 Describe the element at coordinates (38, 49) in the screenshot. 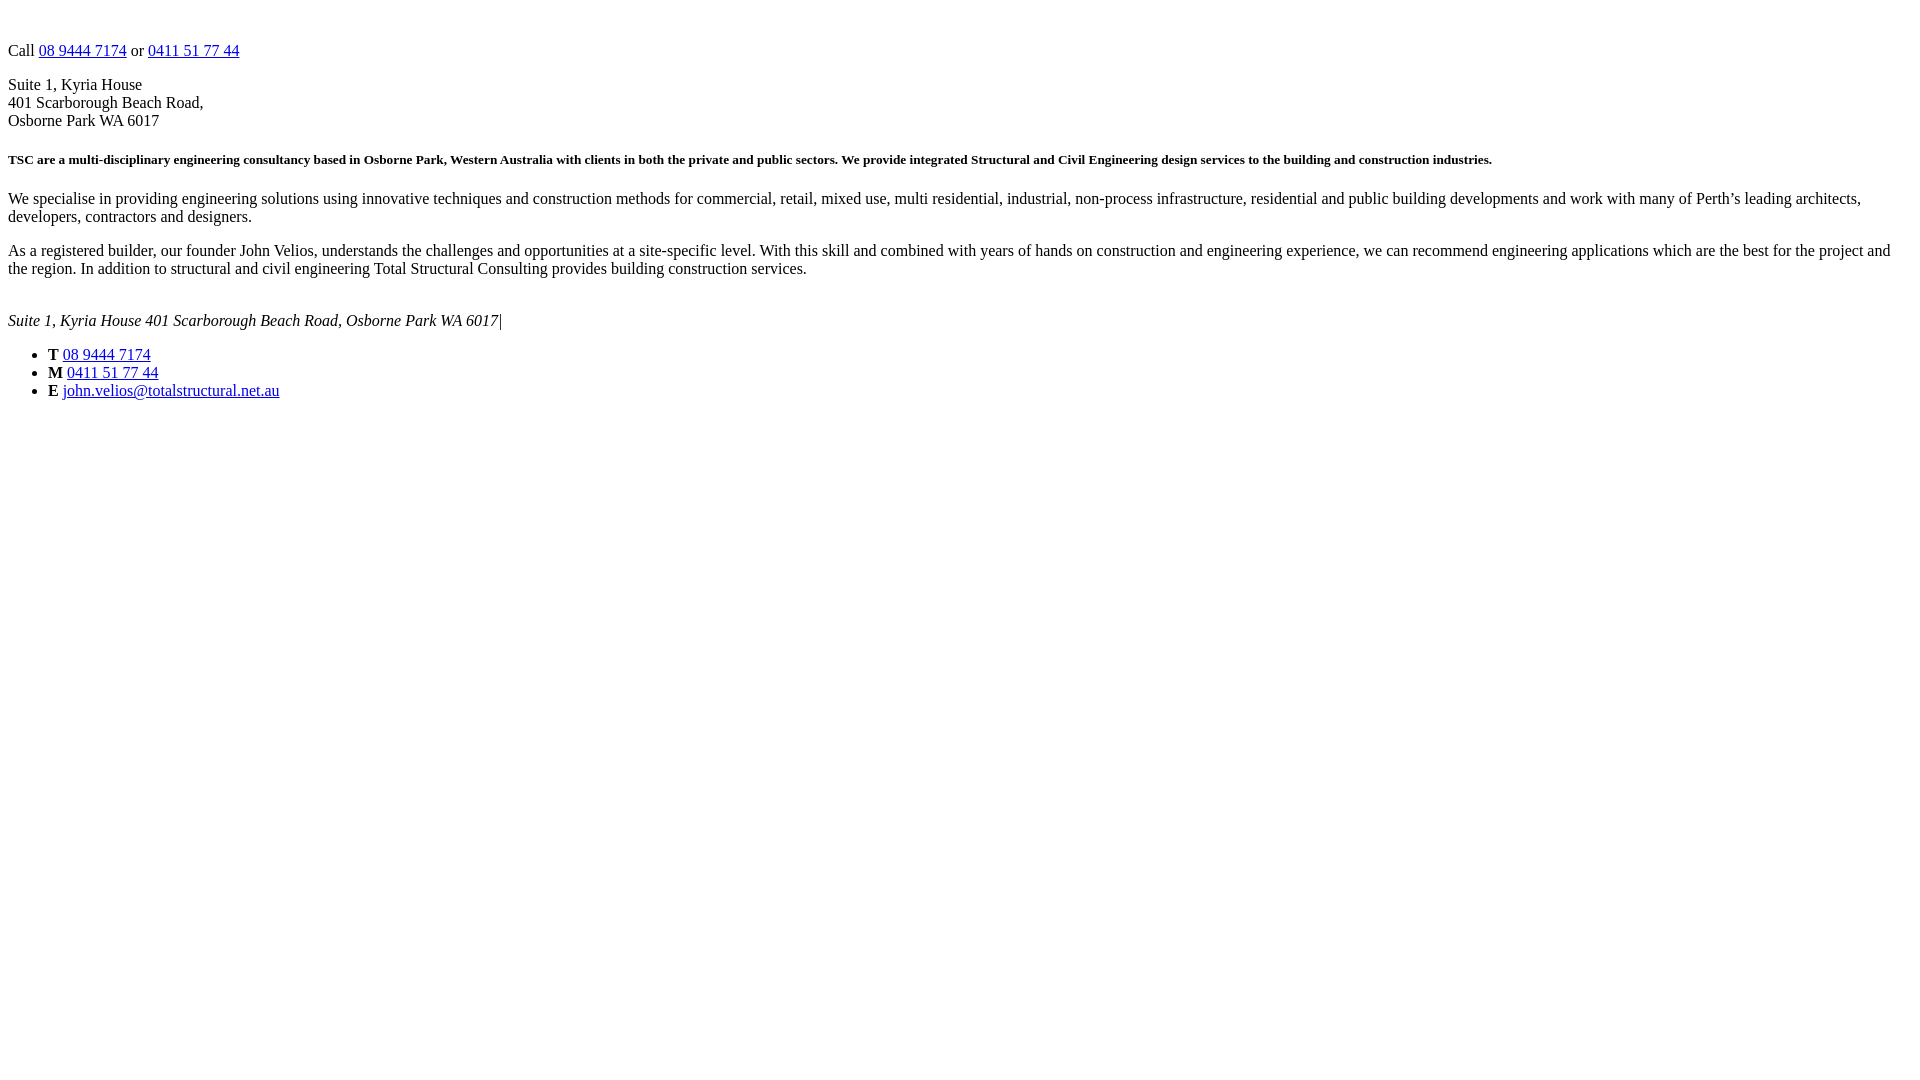

I see `'08 9444 7174'` at that location.